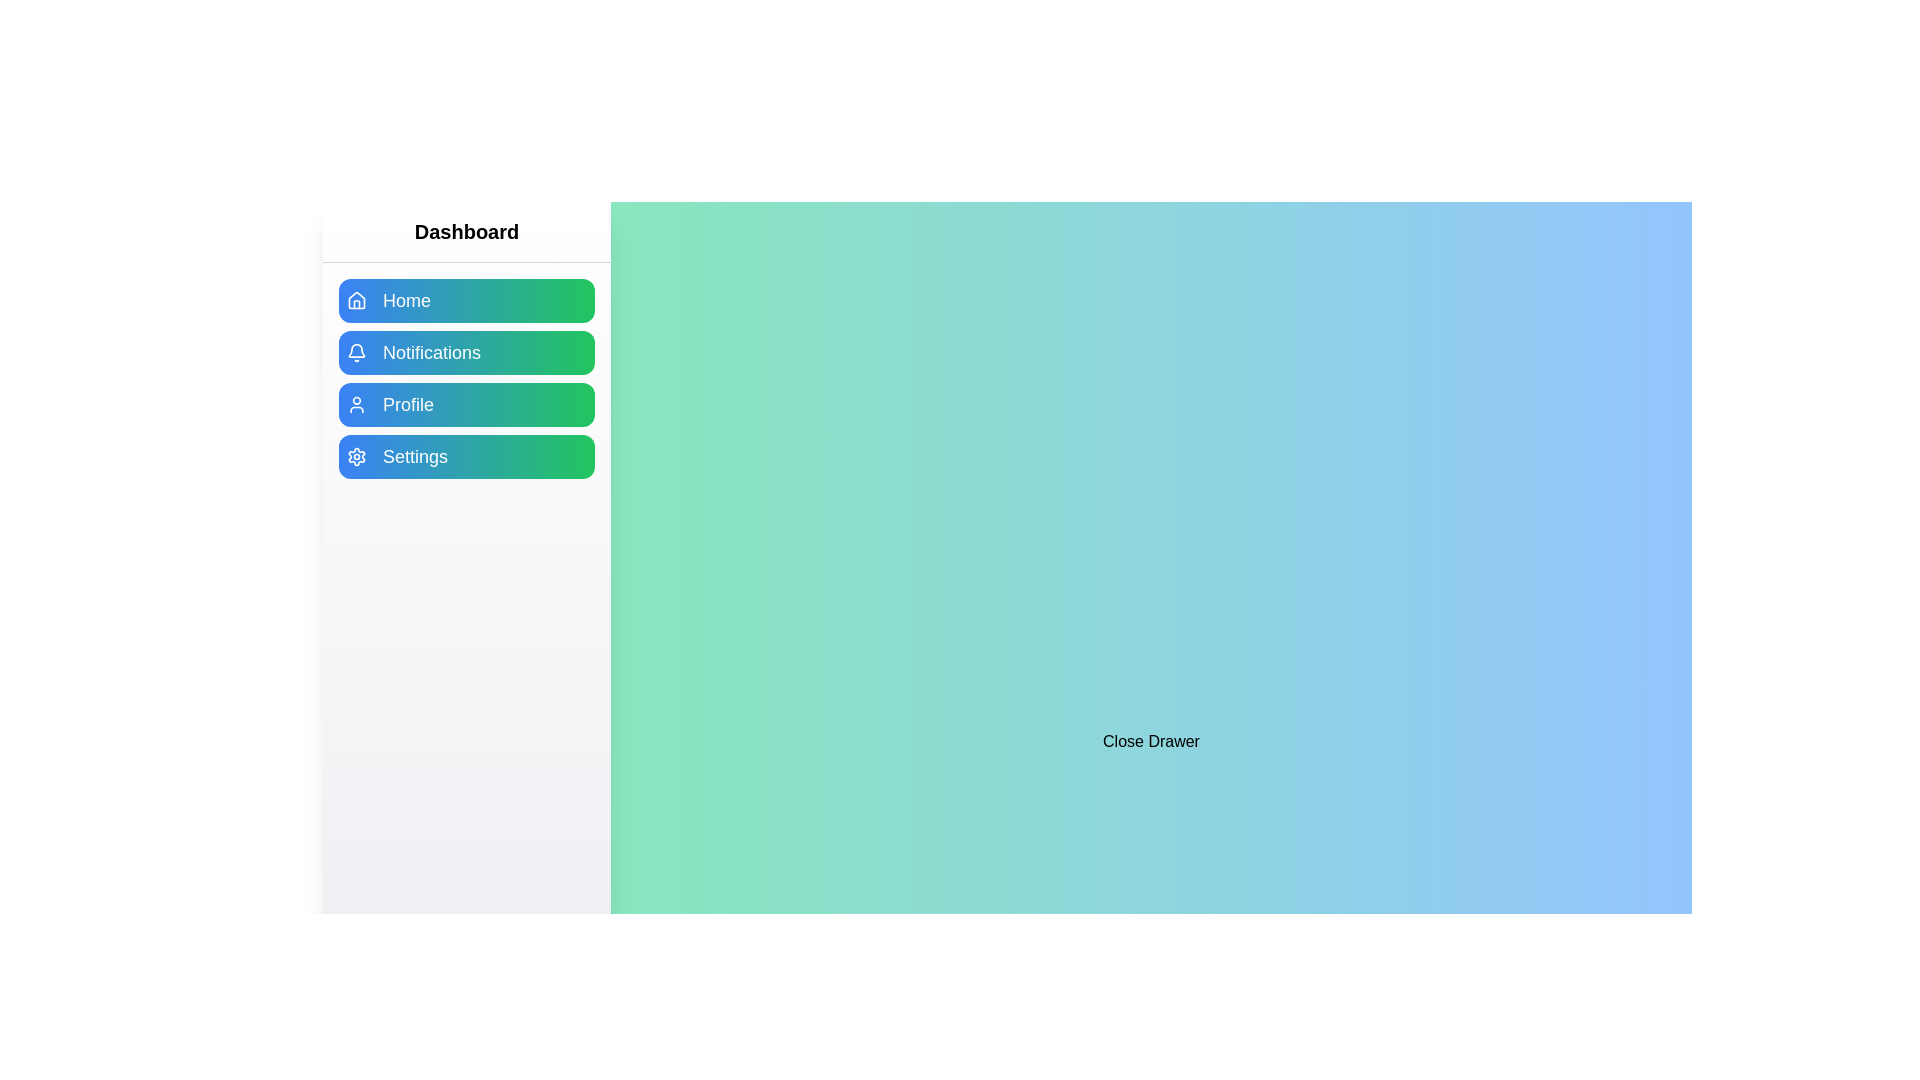  I want to click on the menu item labeled Home, so click(465, 300).